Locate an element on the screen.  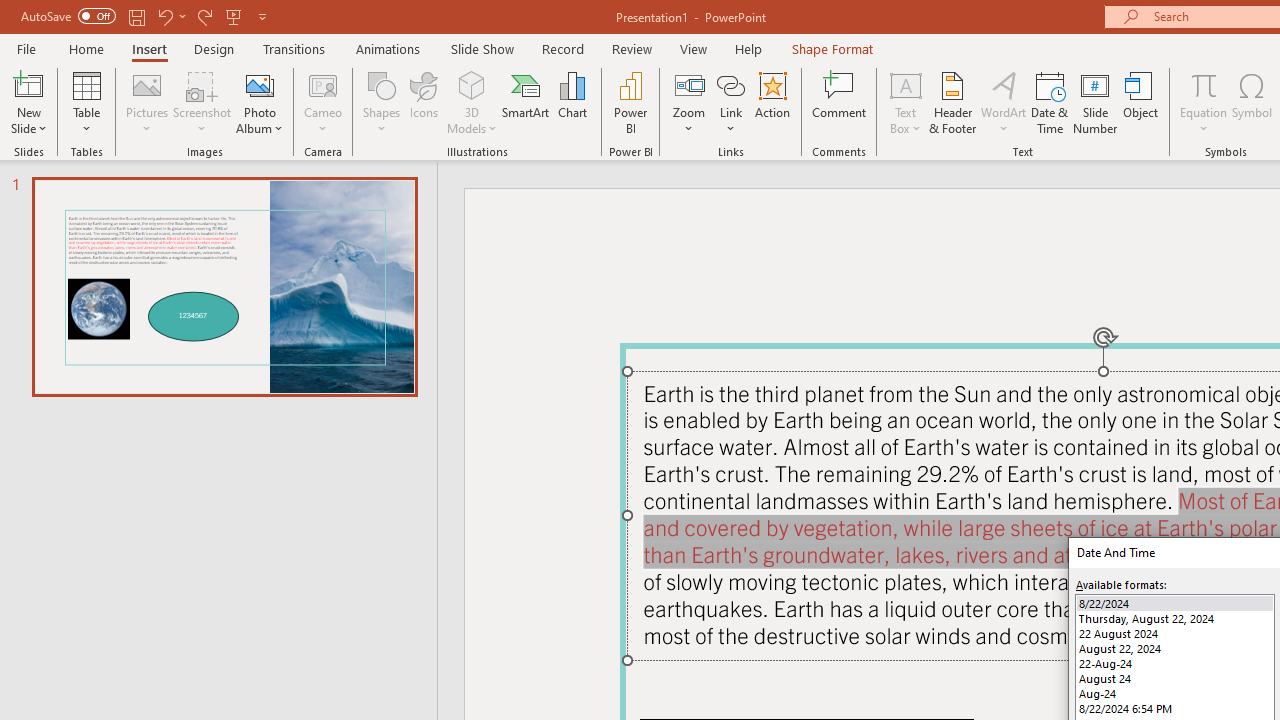
'Thursday, August 22, 2024' is located at coordinates (1175, 617).